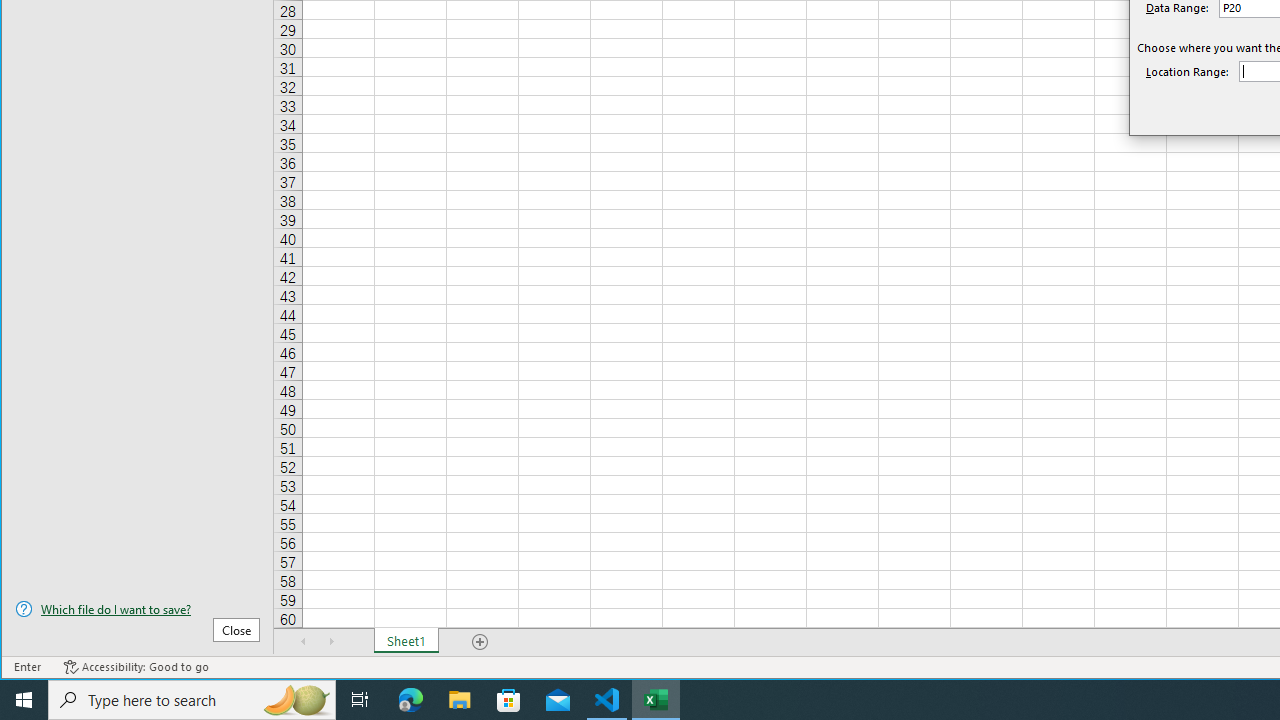 The width and height of the screenshot is (1280, 720). Describe the element at coordinates (606, 698) in the screenshot. I see `'Visual Studio Code - 1 running window'` at that location.